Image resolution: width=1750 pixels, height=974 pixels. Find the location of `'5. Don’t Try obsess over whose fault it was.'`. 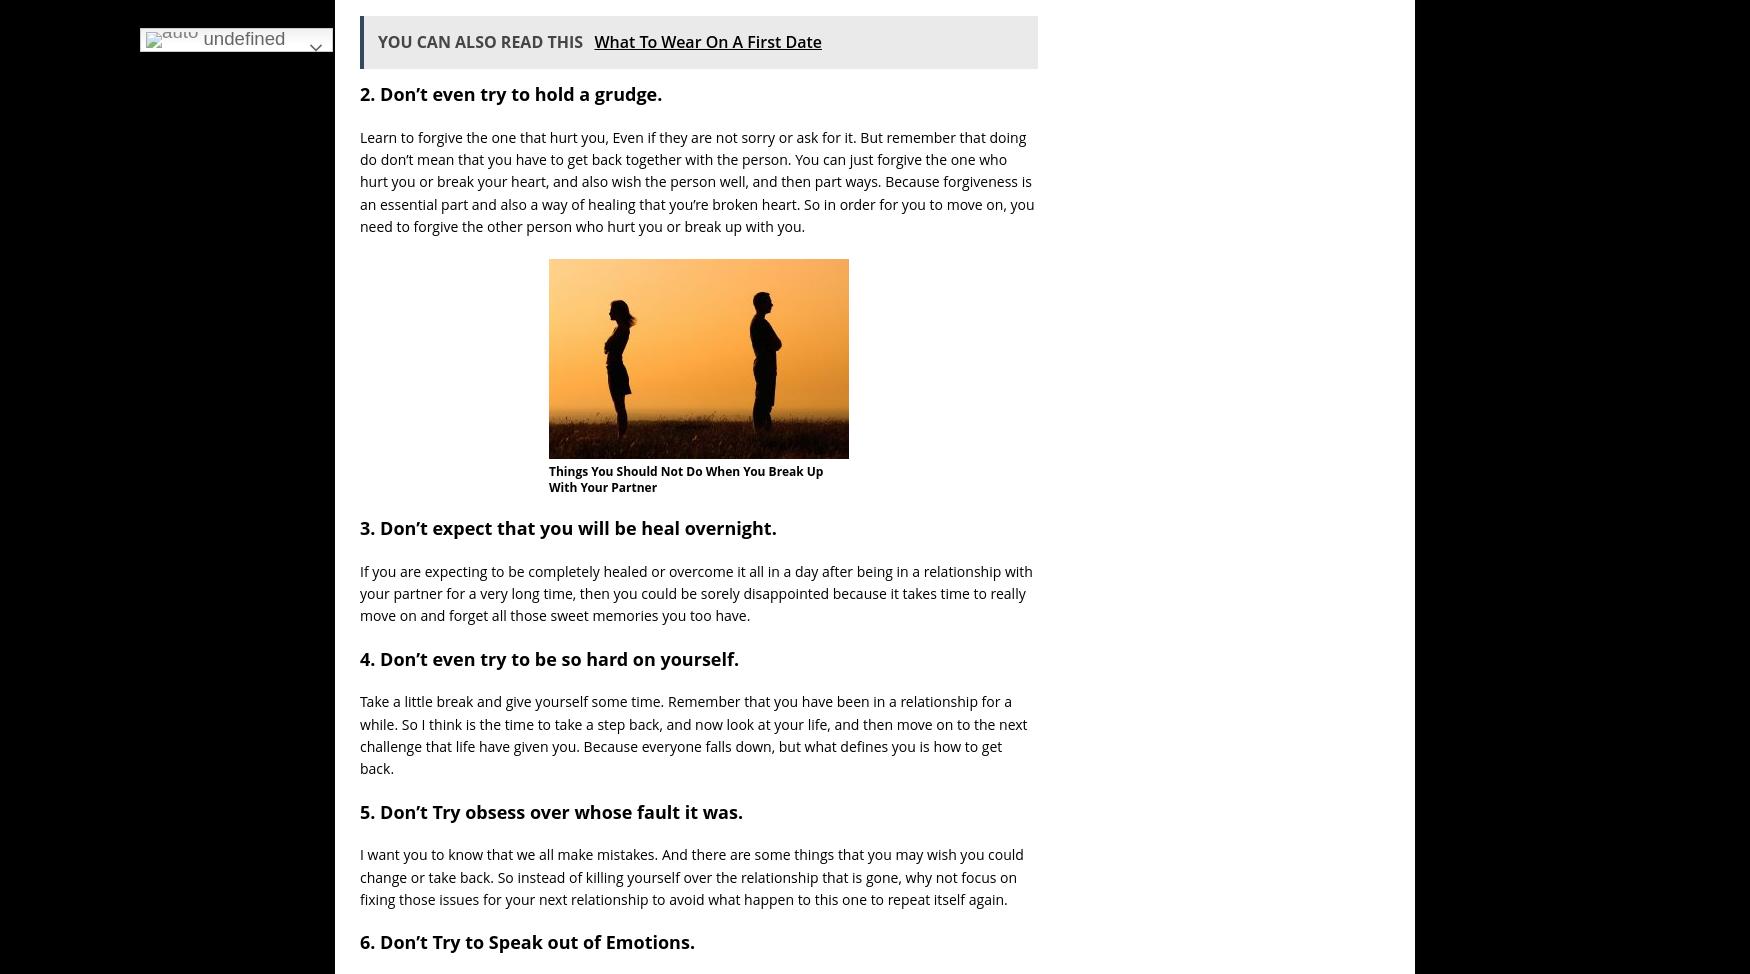

'5. Don’t Try obsess over whose fault it was.' is located at coordinates (550, 809).